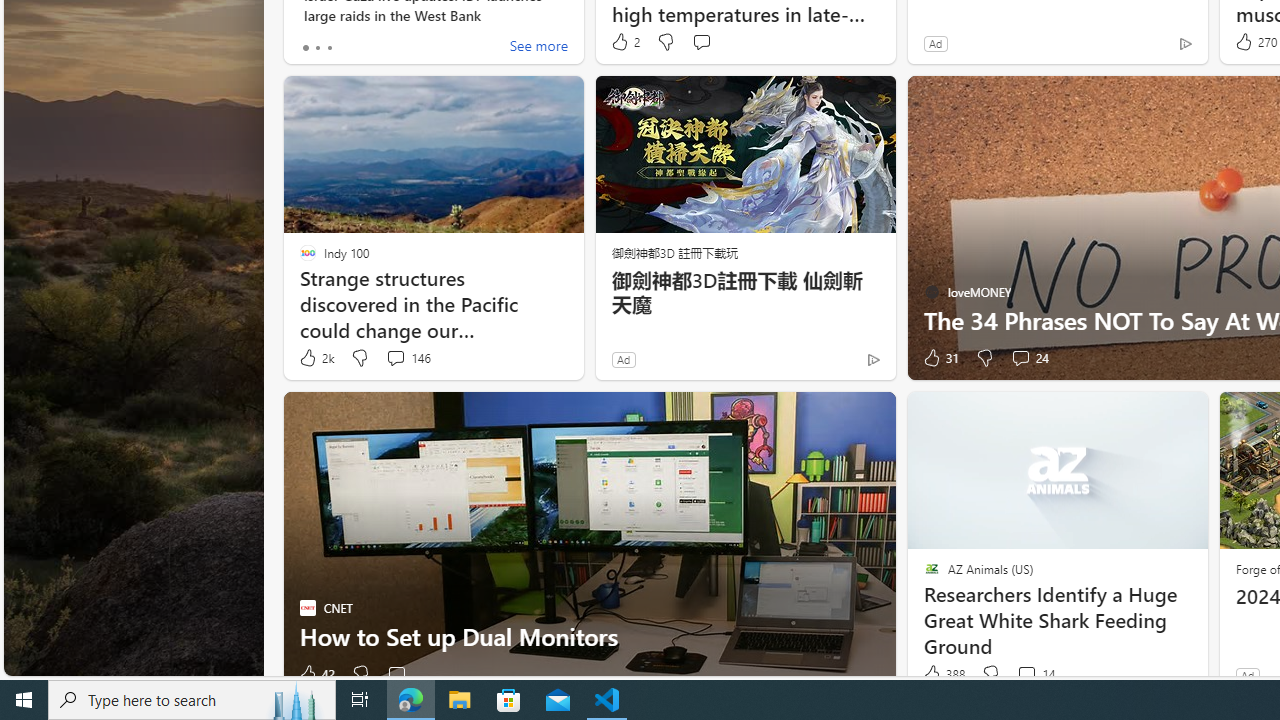  Describe the element at coordinates (395, 356) in the screenshot. I see `'View comments 146 Comment'` at that location.